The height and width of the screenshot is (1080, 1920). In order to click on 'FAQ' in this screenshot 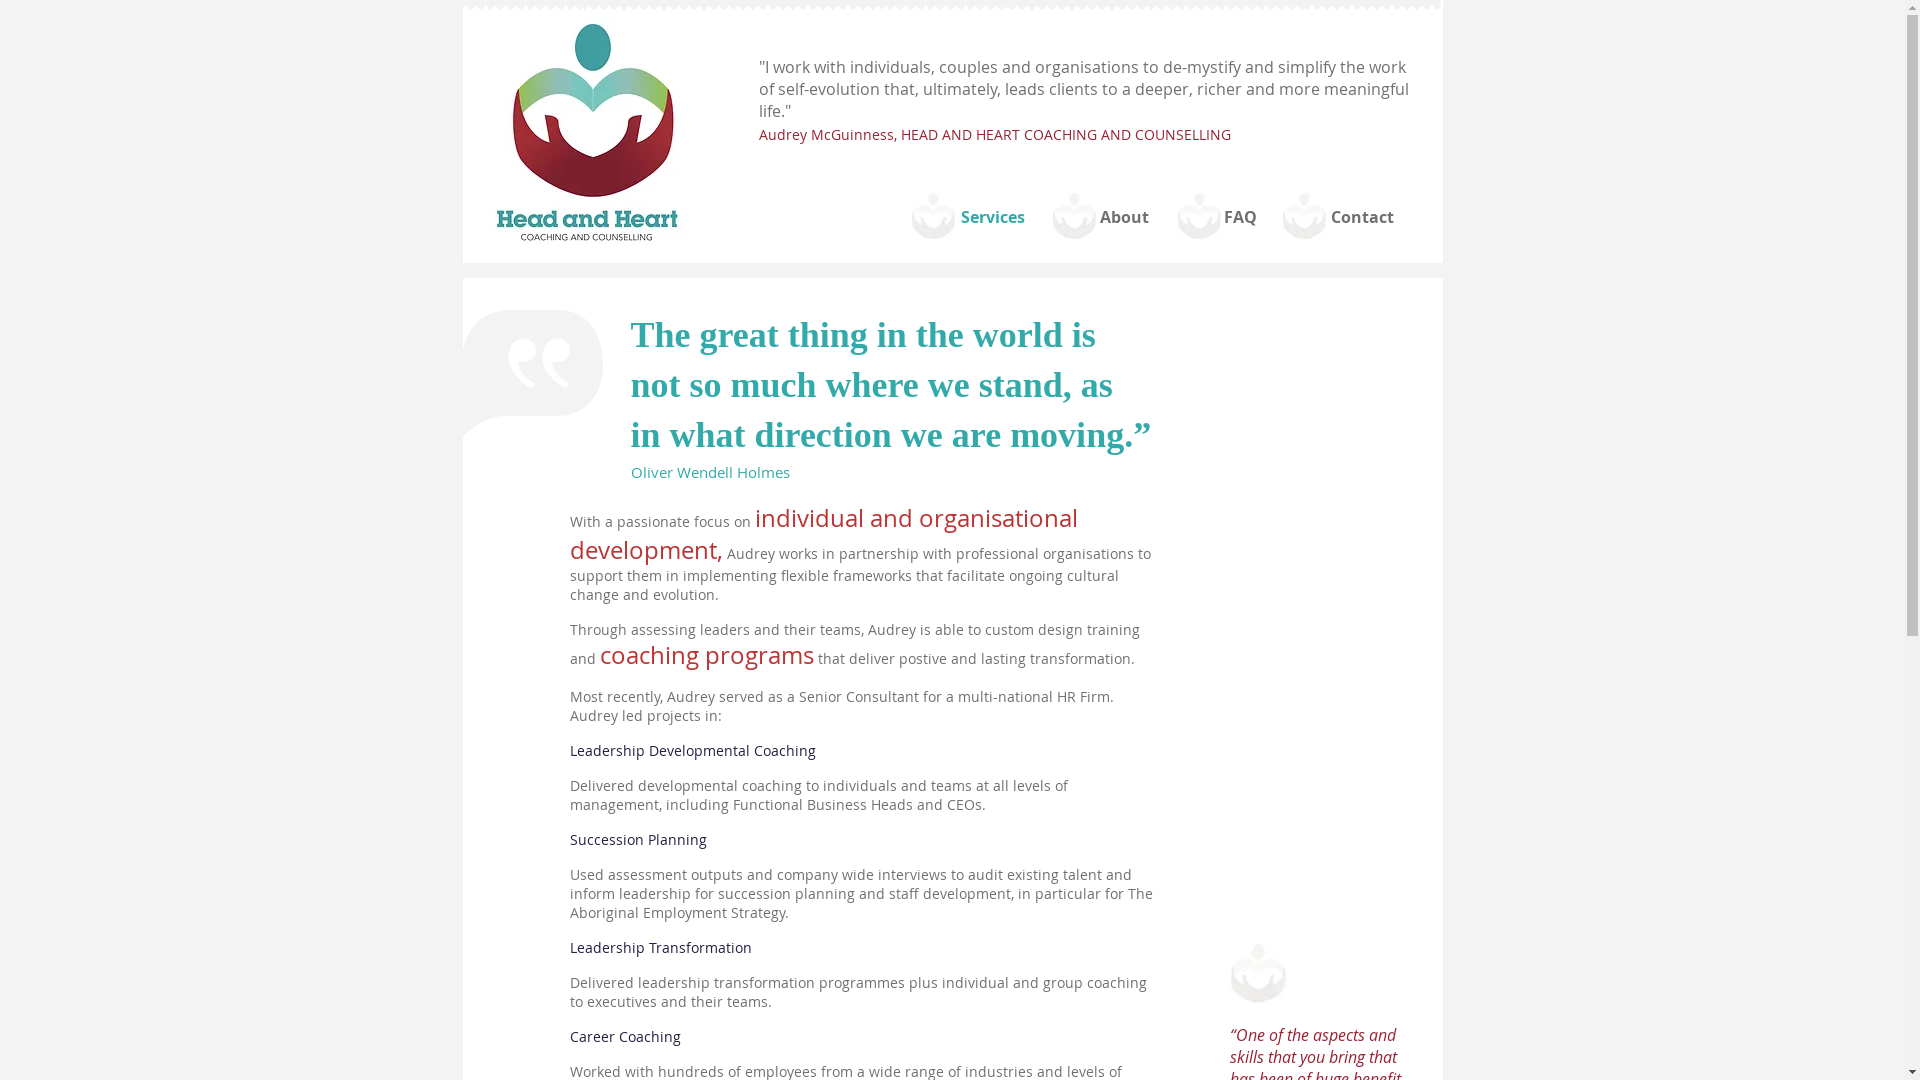, I will do `click(1238, 217)`.